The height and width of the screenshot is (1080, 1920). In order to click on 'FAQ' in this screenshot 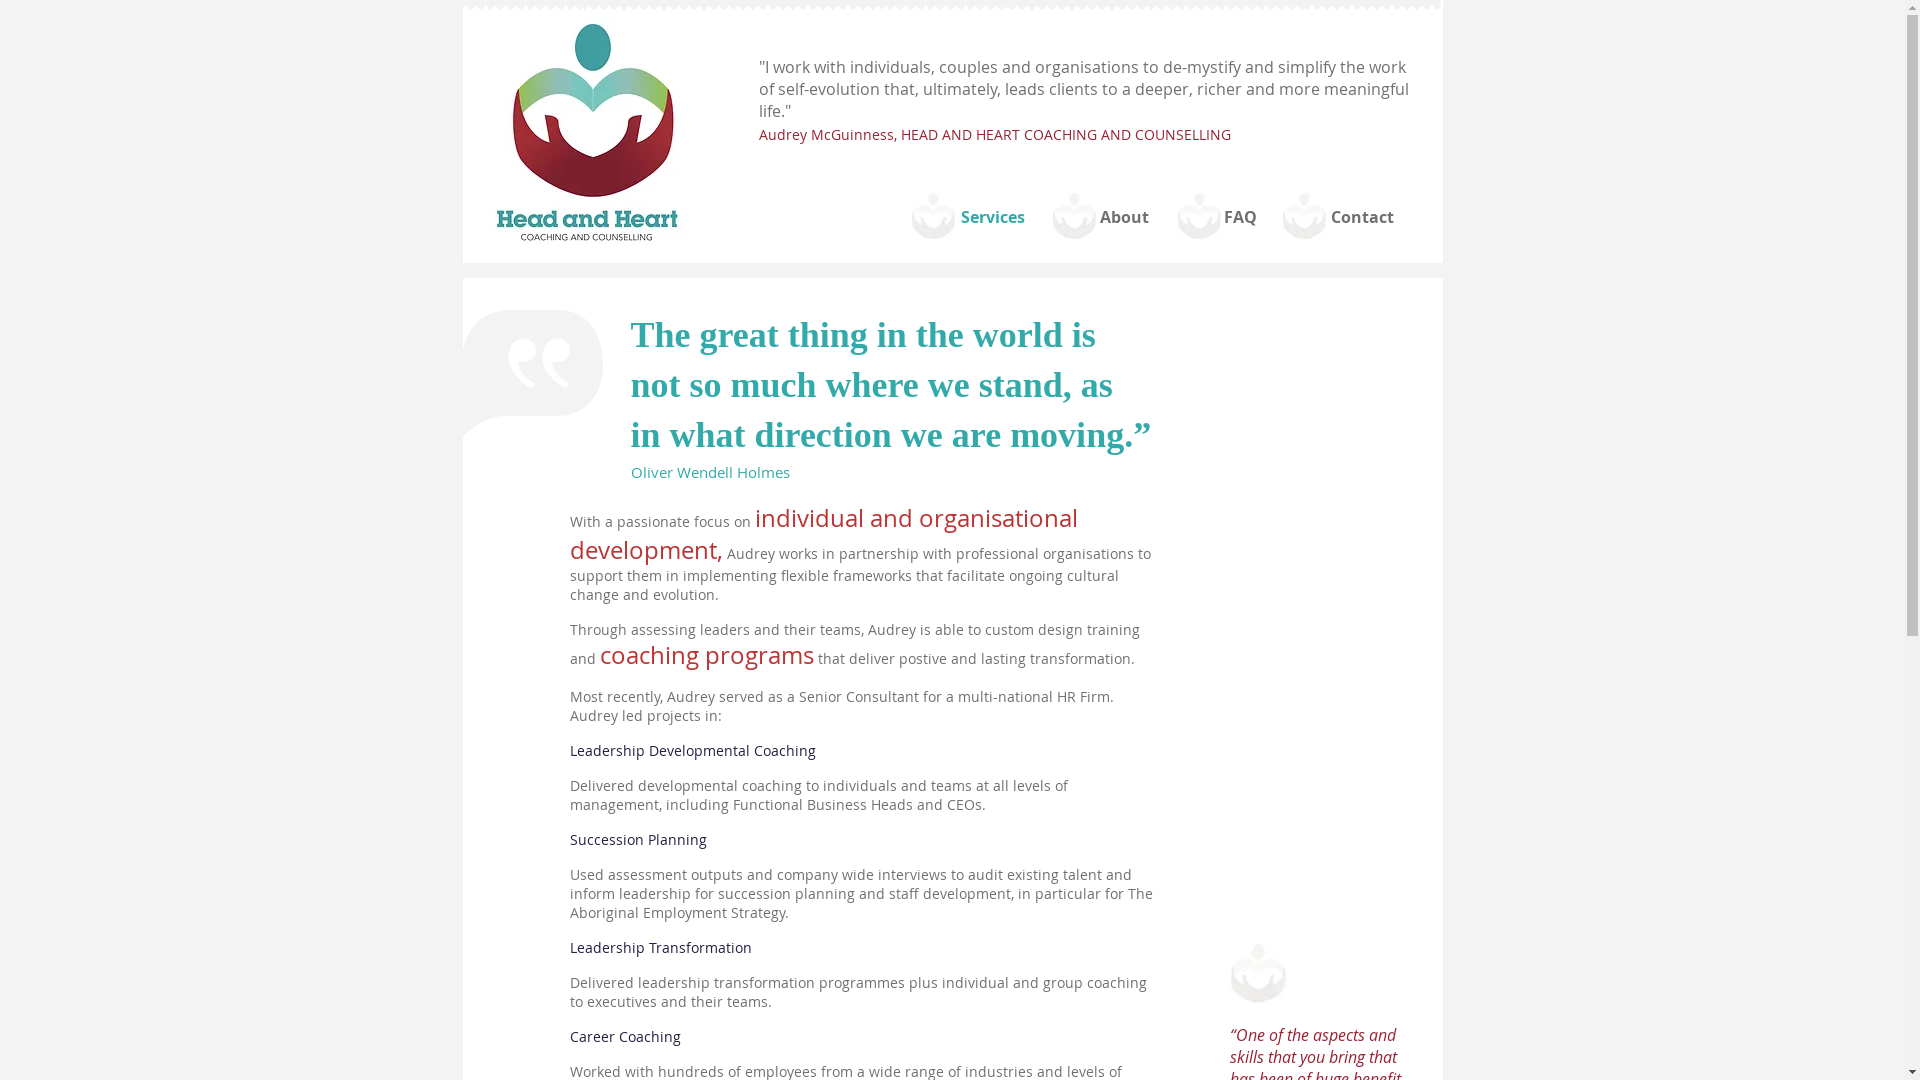, I will do `click(1238, 217)`.